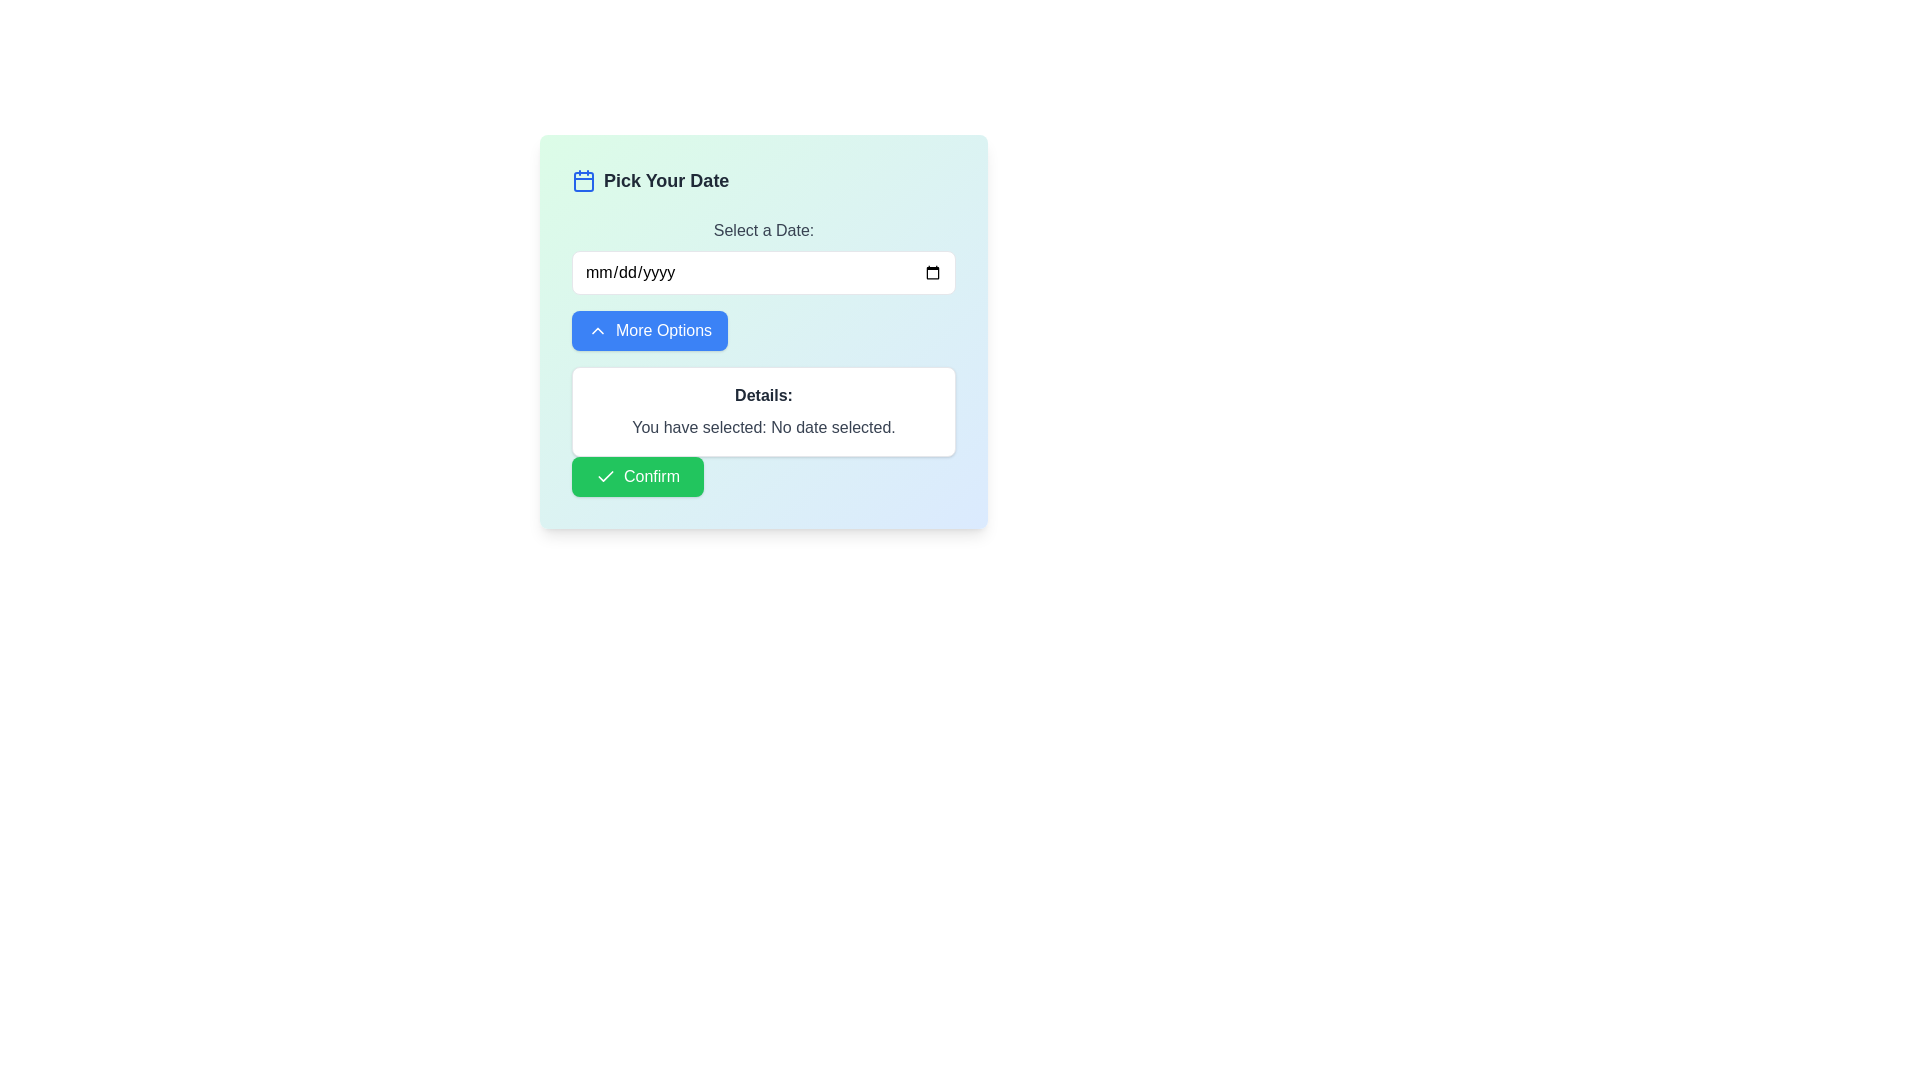  What do you see at coordinates (650, 330) in the screenshot?
I see `the 'More Options' button` at bounding box center [650, 330].